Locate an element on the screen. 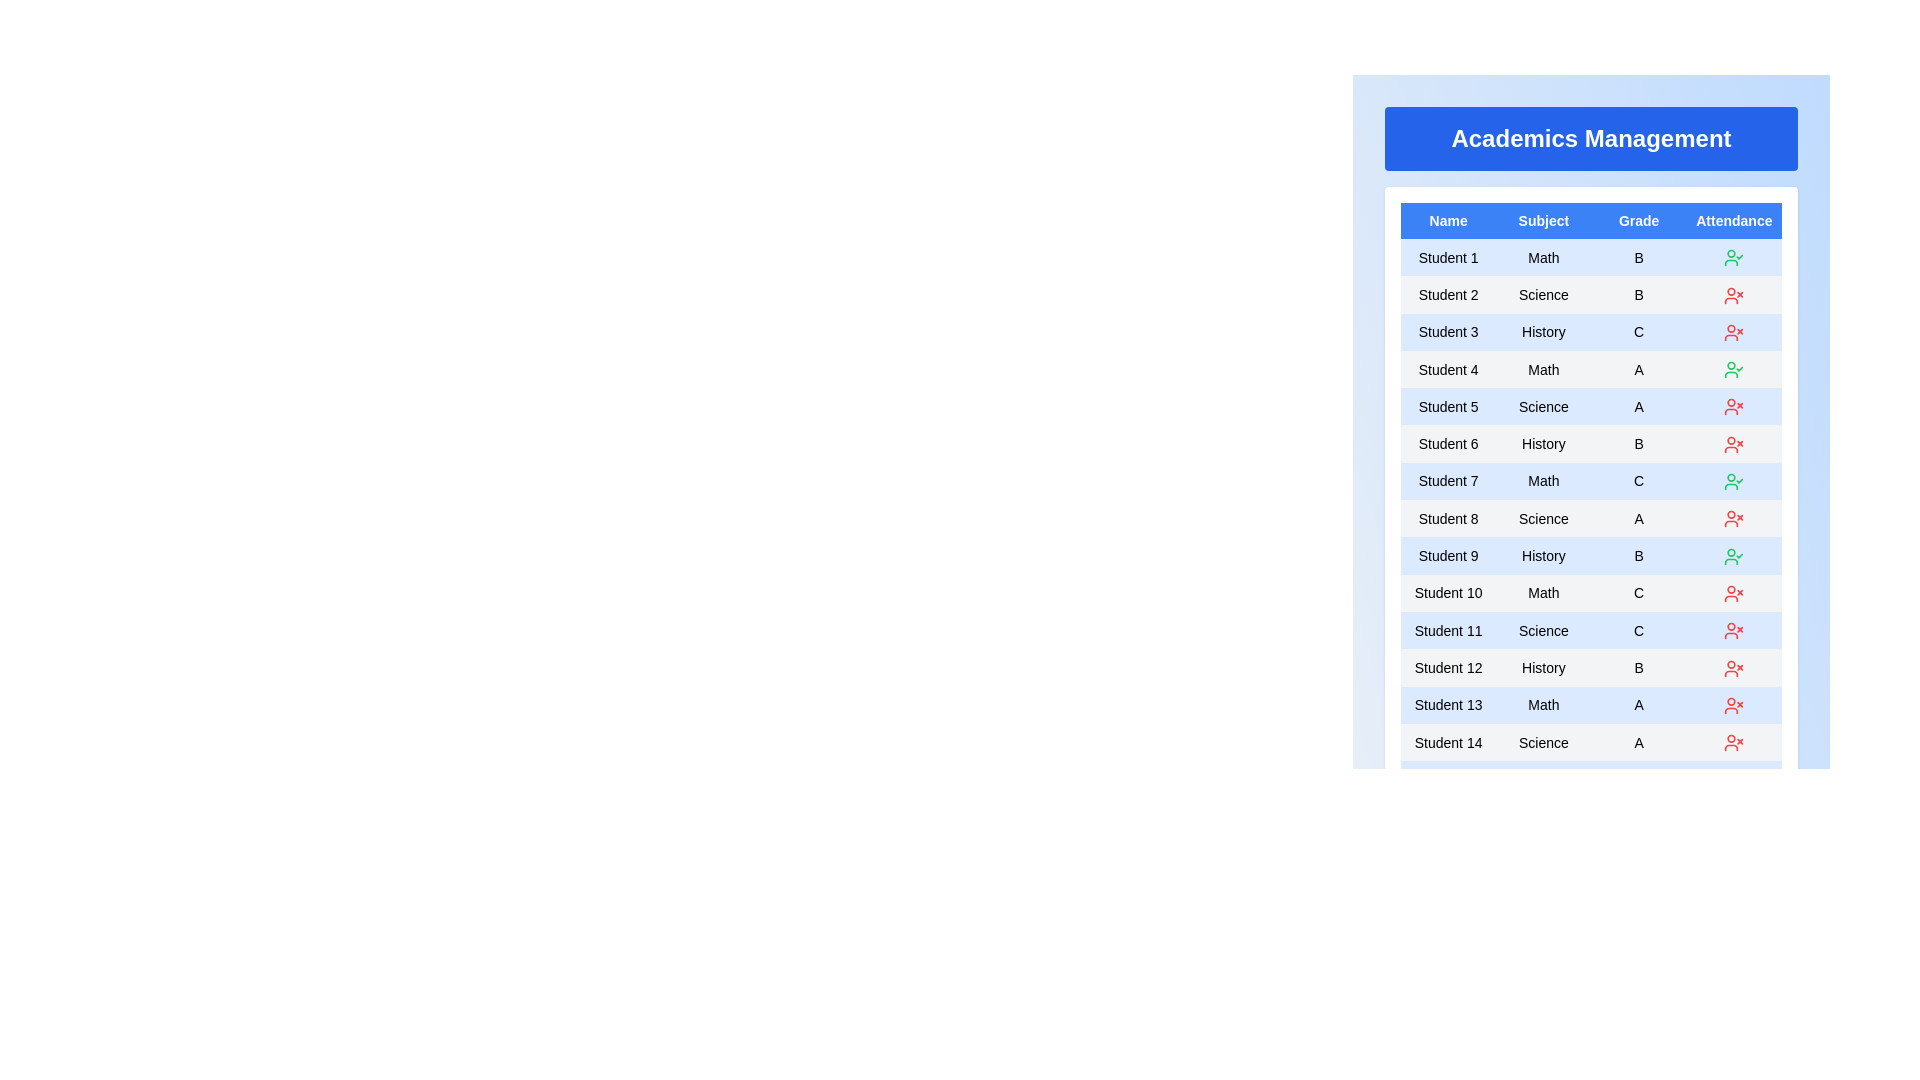 Image resolution: width=1920 pixels, height=1080 pixels. the column header Subject to sort the table by that column is located at coordinates (1542, 220).